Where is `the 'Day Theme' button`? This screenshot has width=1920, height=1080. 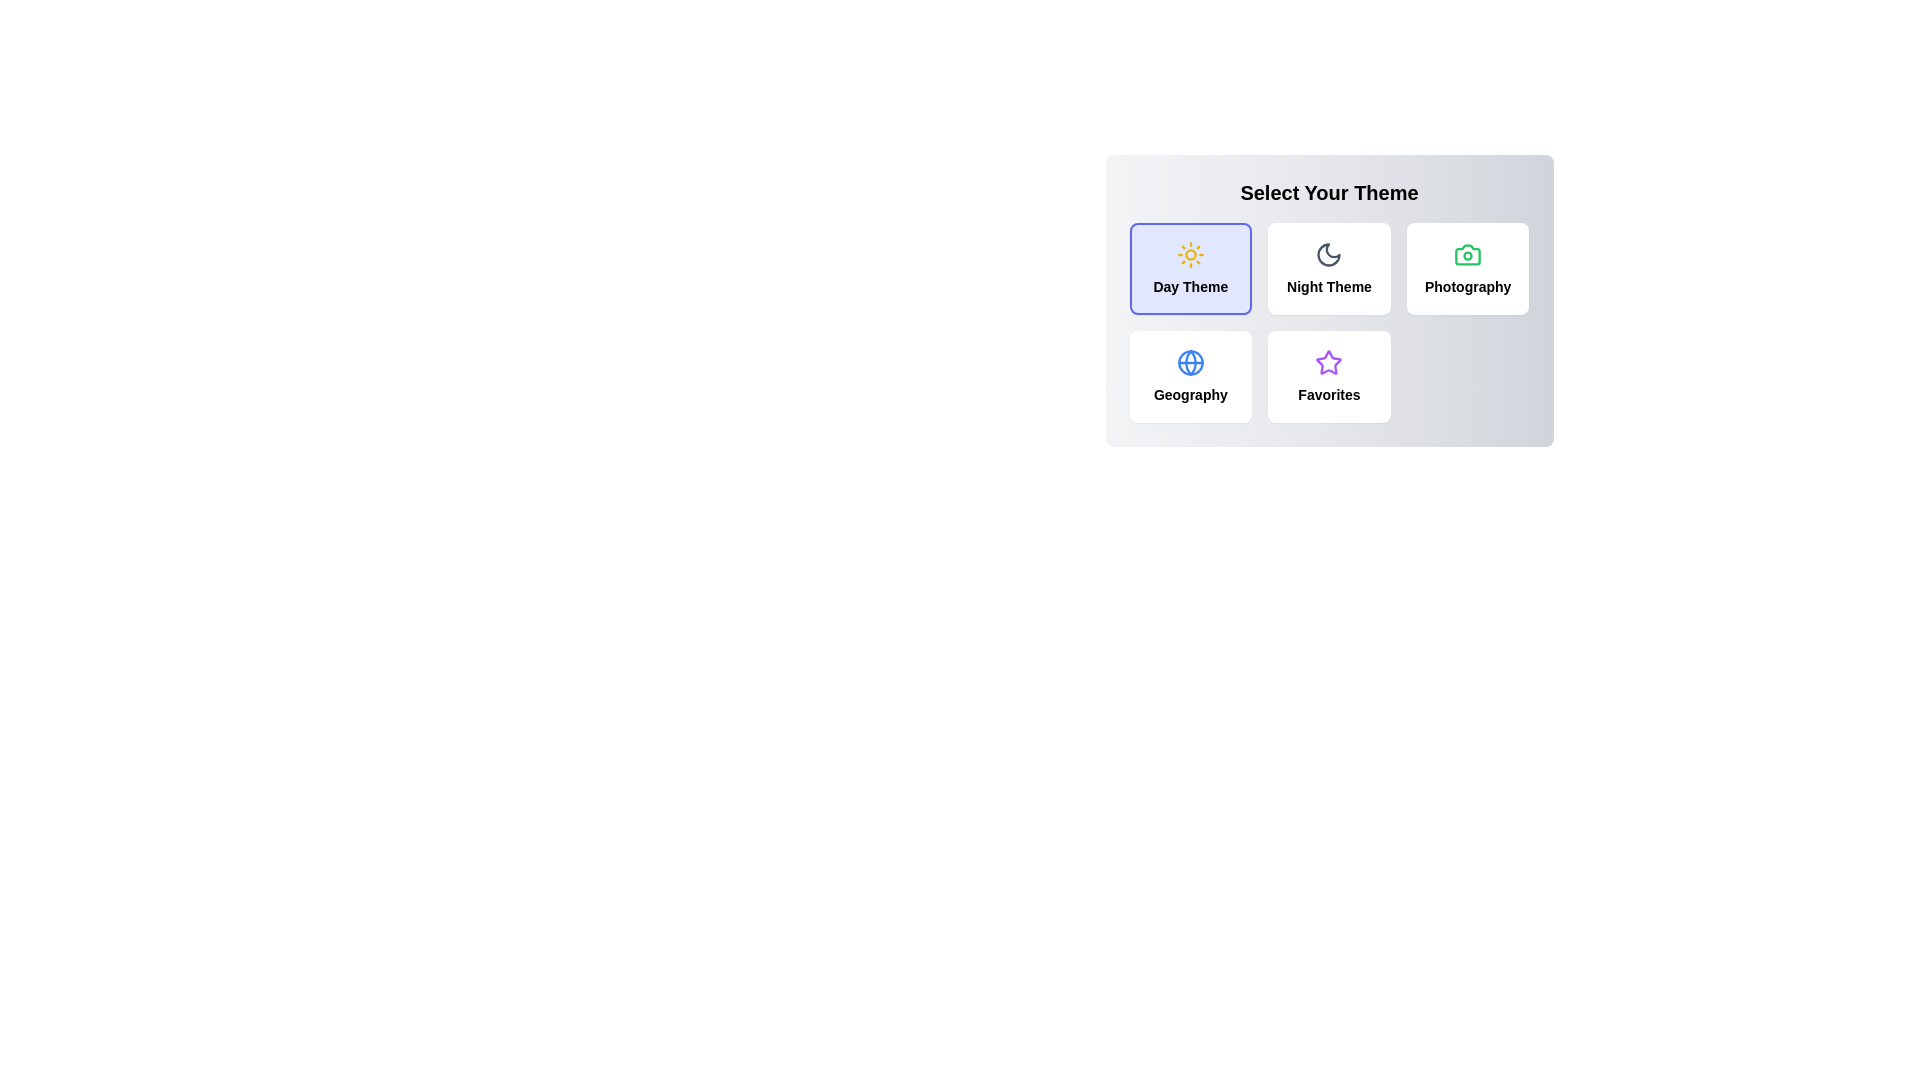
the 'Day Theme' button is located at coordinates (1190, 268).